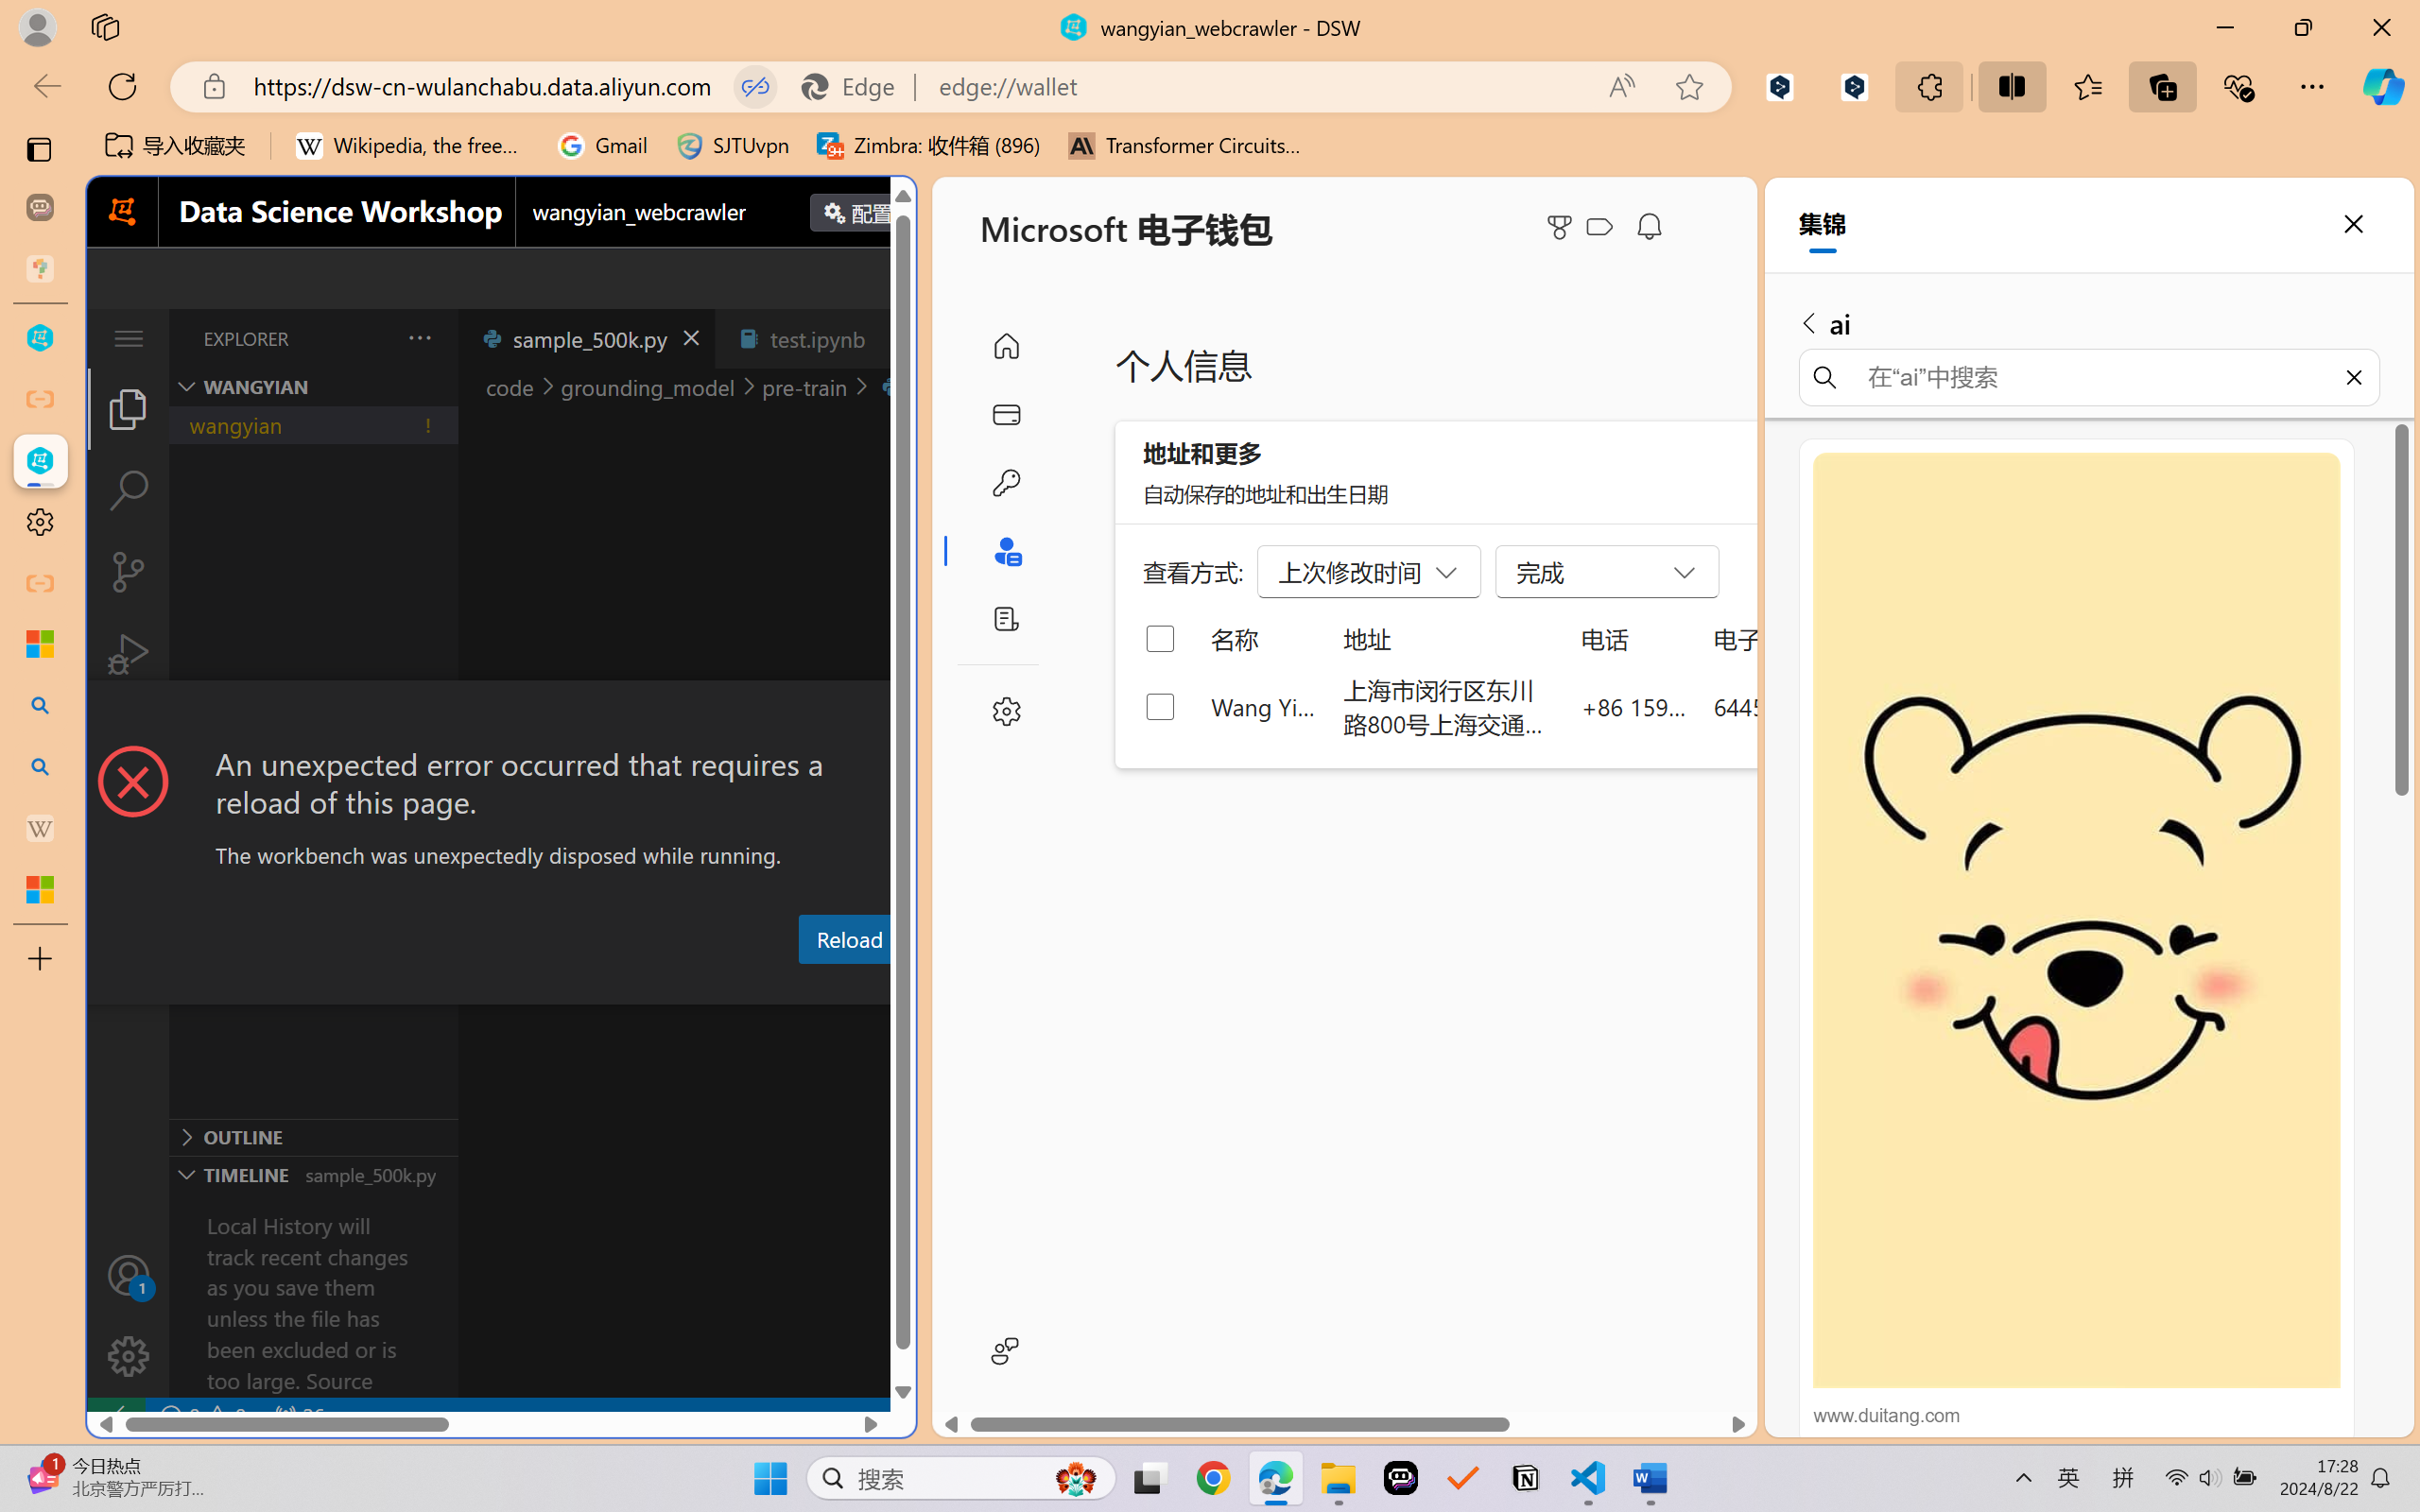  I want to click on 'Explorer actions', so click(369, 337).